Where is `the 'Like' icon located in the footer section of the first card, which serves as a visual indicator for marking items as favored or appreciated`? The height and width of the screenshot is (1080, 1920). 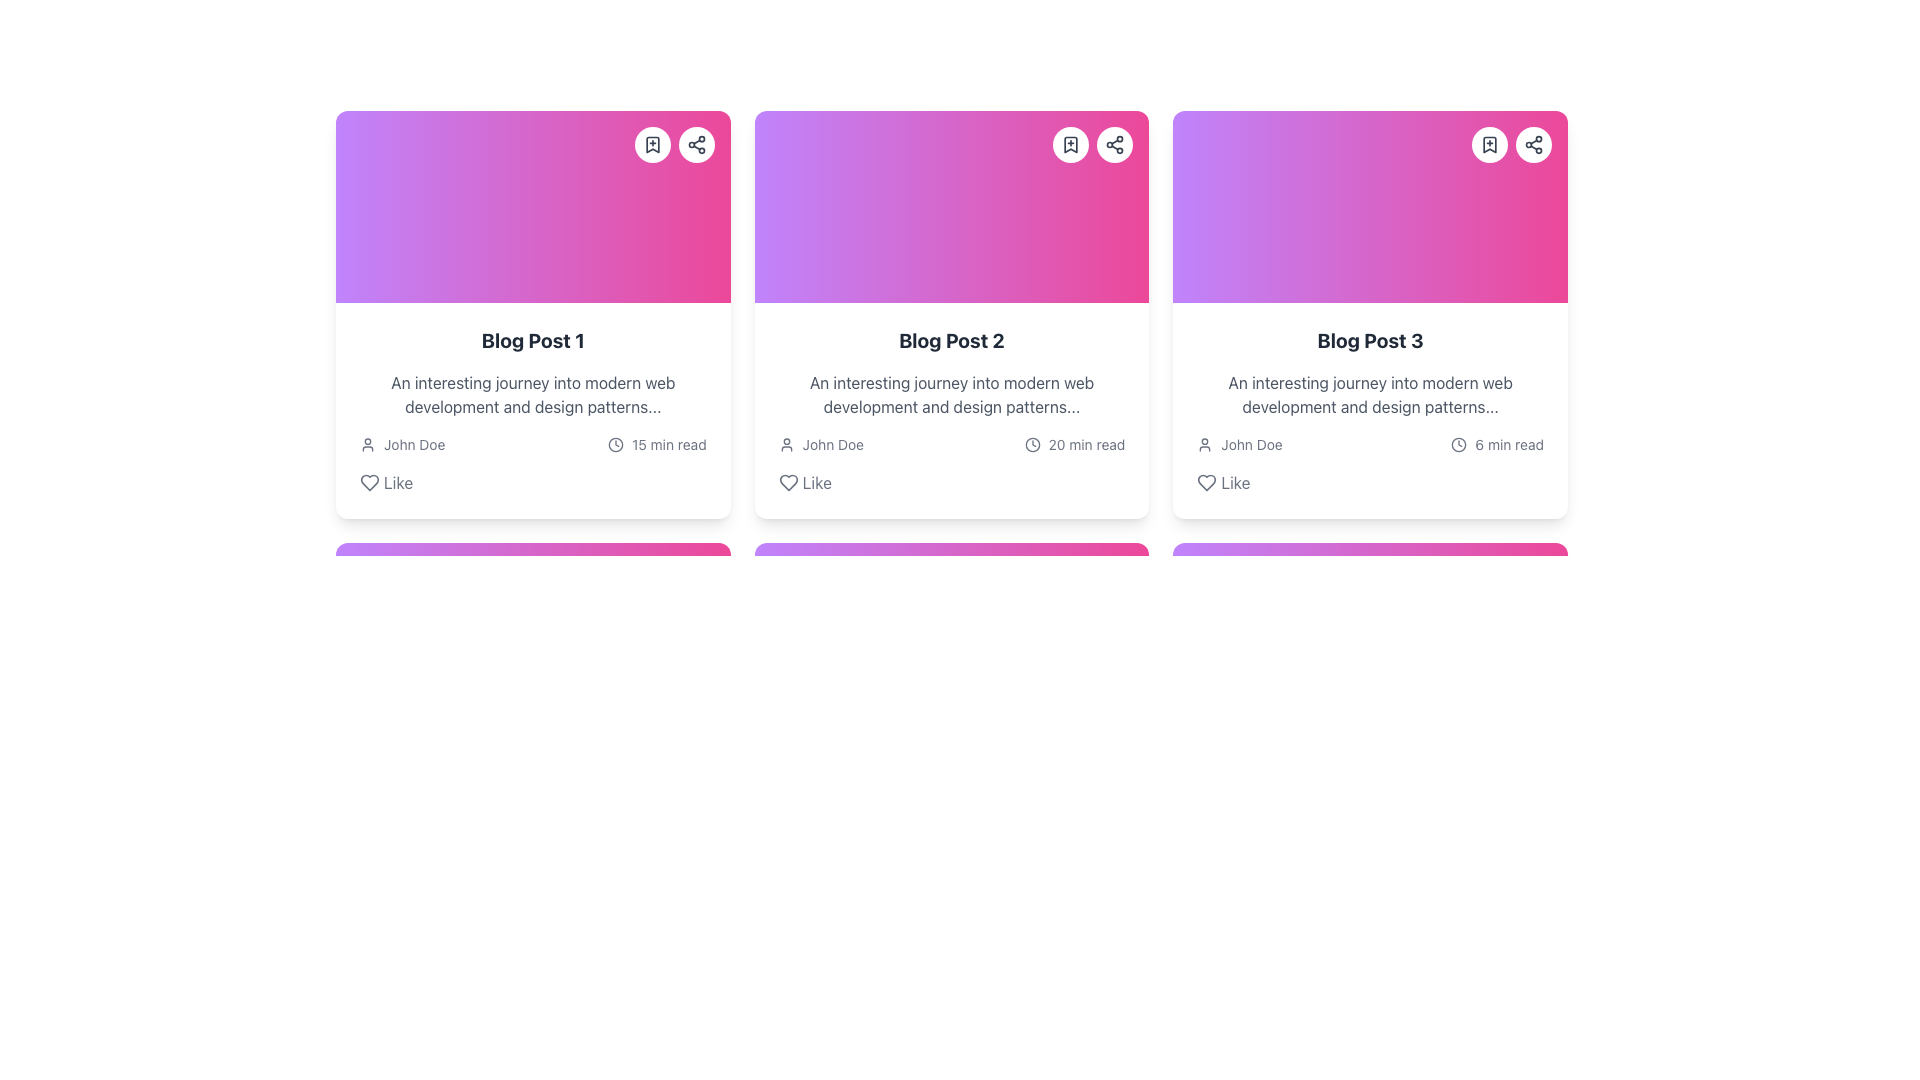
the 'Like' icon located in the footer section of the first card, which serves as a visual indicator for marking items as favored or appreciated is located at coordinates (369, 482).